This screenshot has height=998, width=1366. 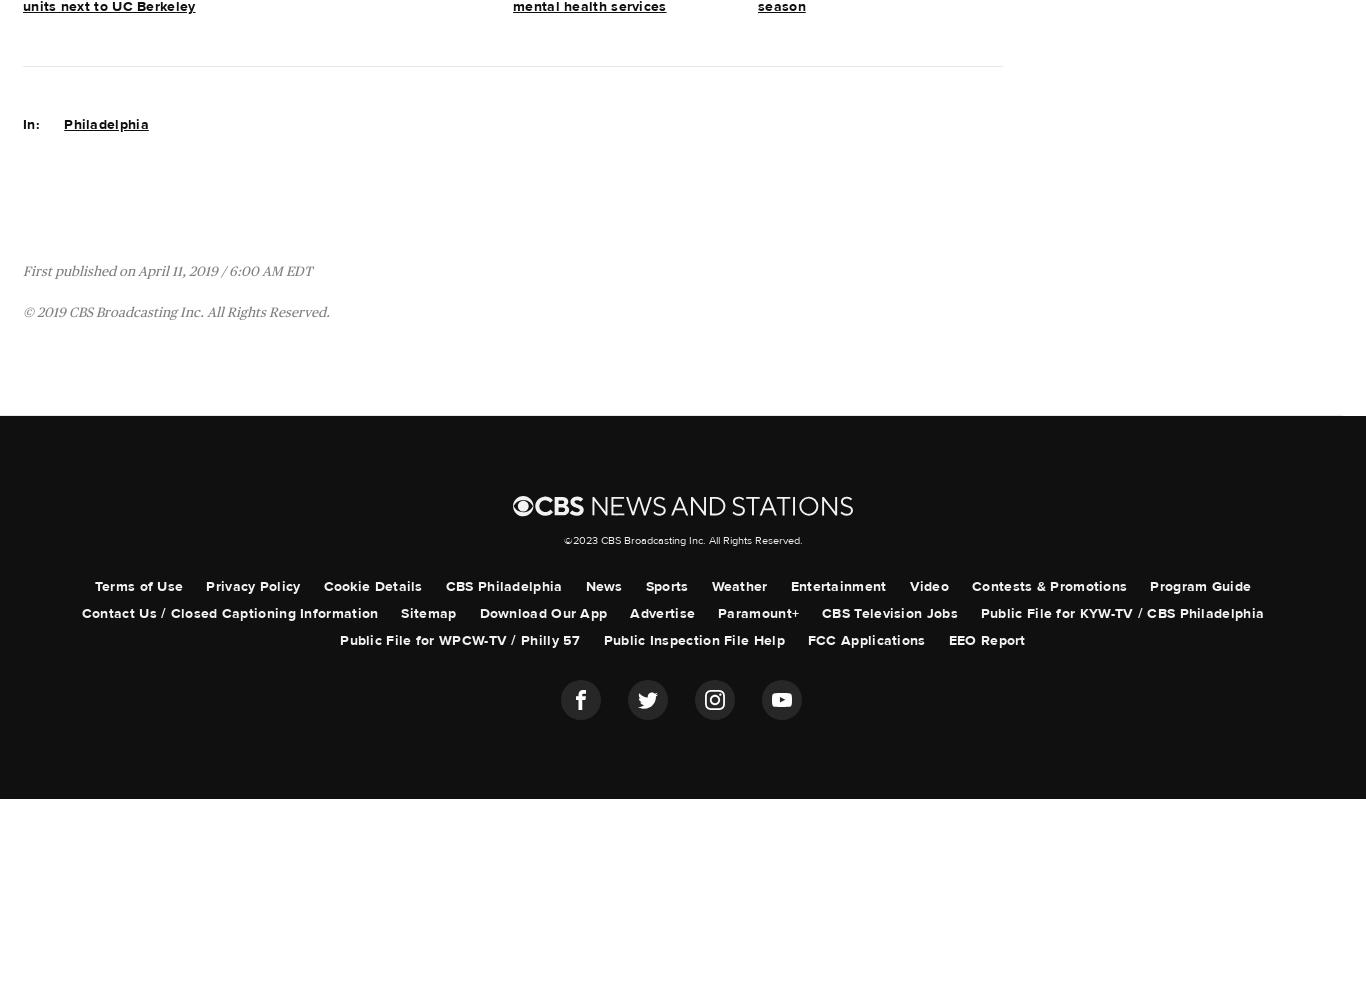 What do you see at coordinates (739, 585) in the screenshot?
I see `'Weather'` at bounding box center [739, 585].